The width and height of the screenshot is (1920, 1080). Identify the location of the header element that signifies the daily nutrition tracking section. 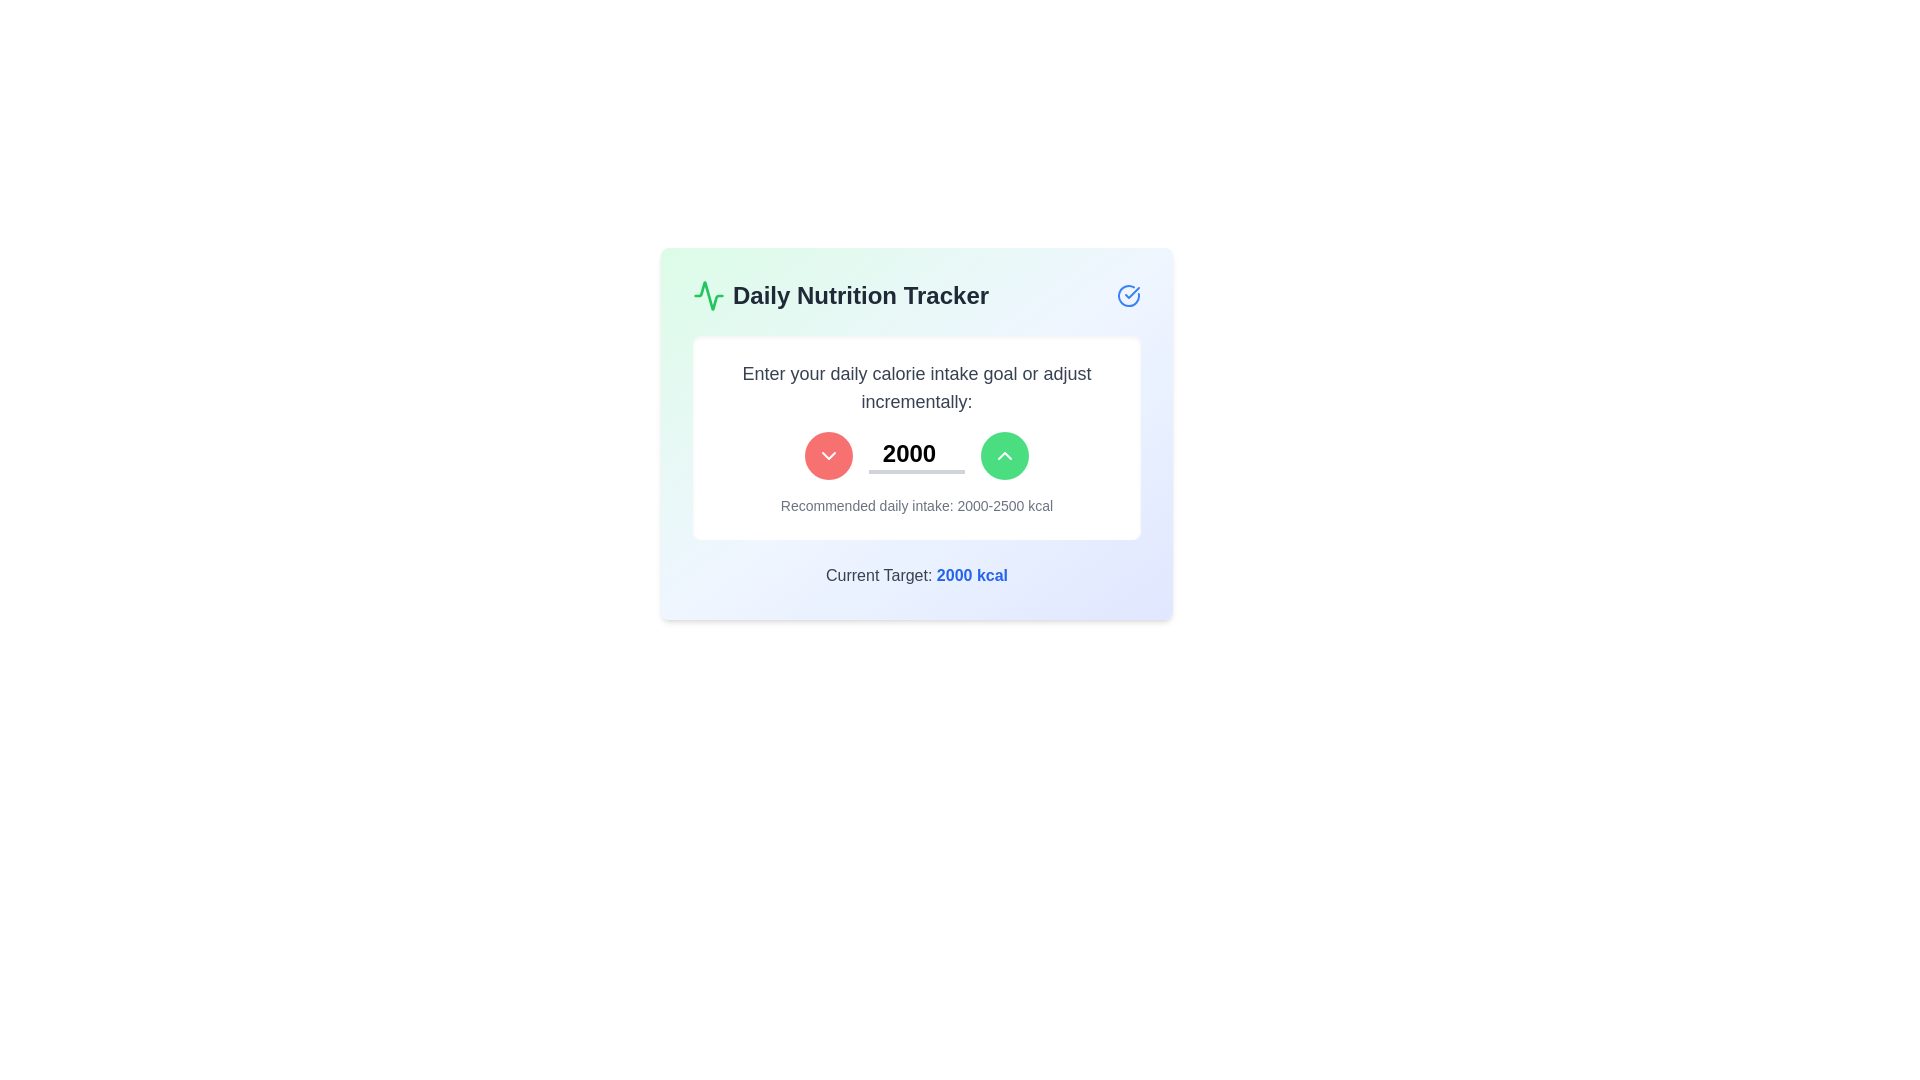
(840, 296).